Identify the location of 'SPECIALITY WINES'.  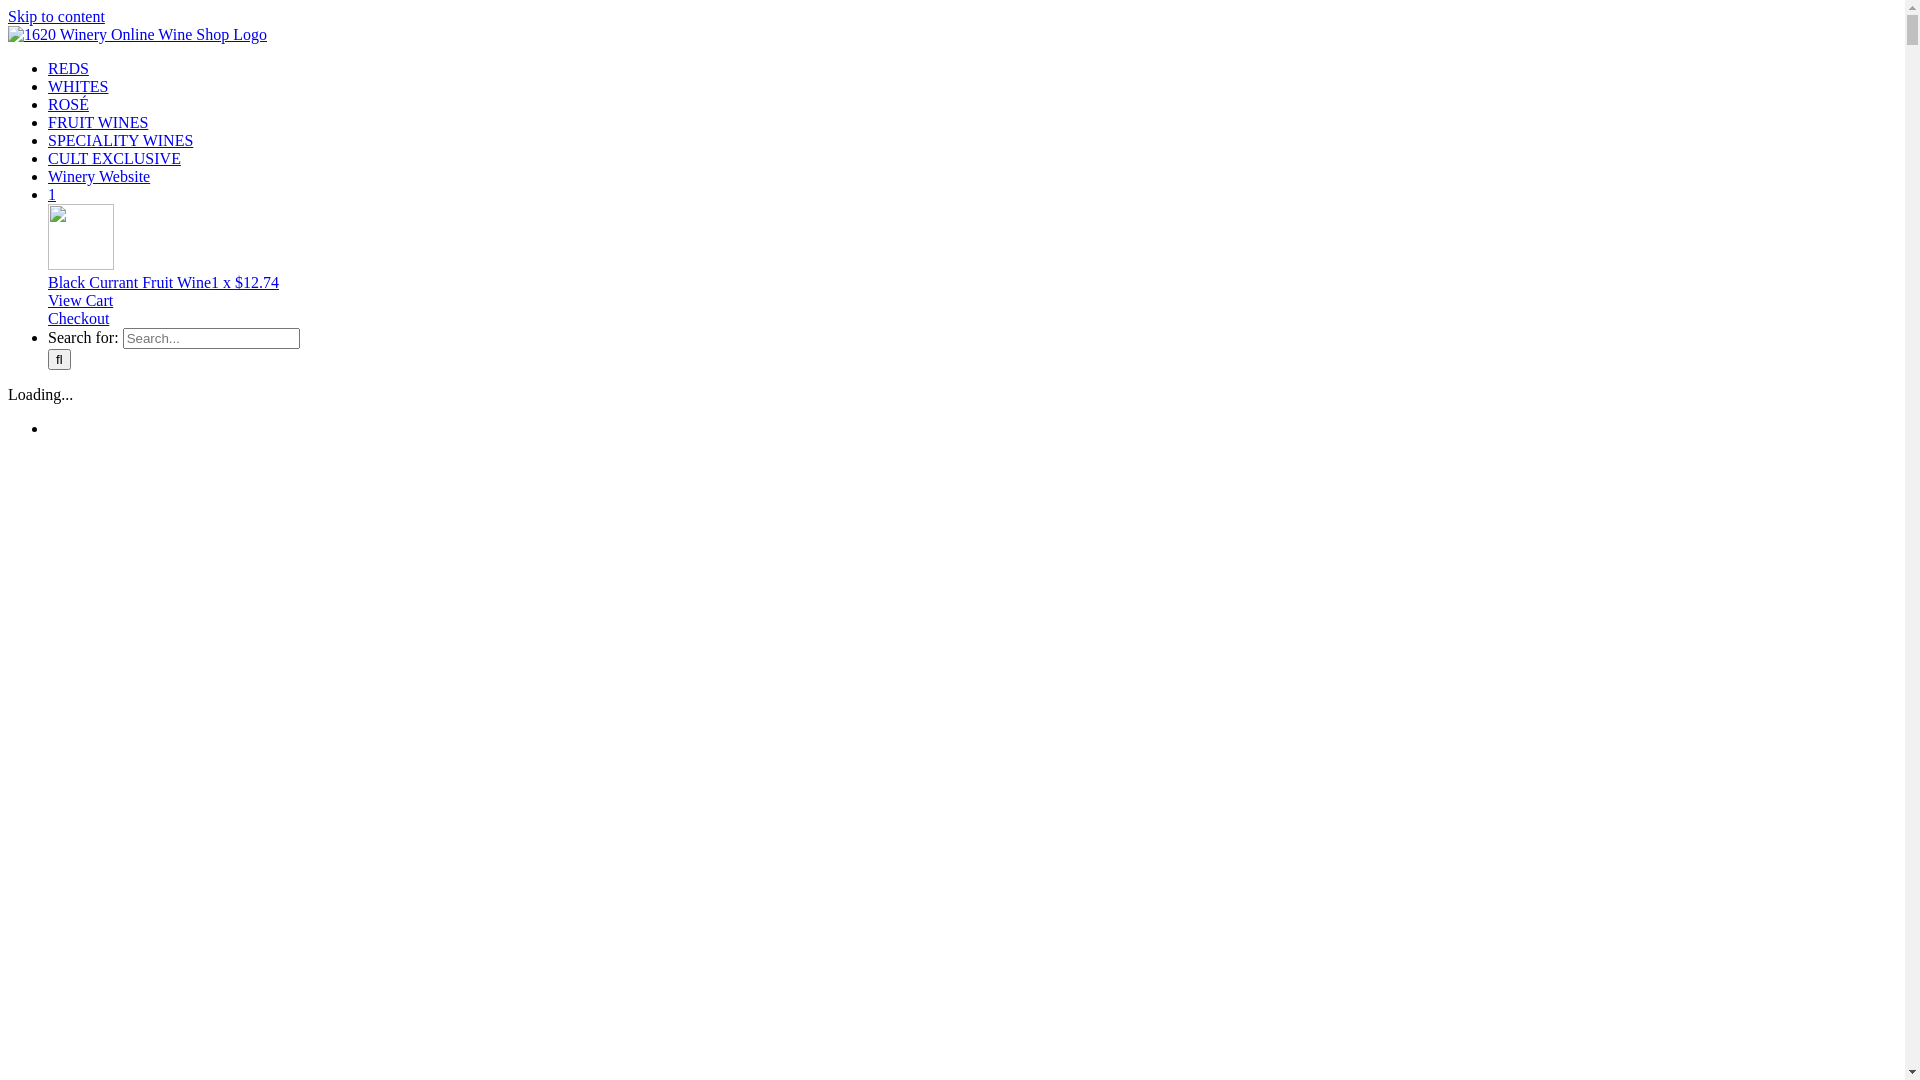
(119, 139).